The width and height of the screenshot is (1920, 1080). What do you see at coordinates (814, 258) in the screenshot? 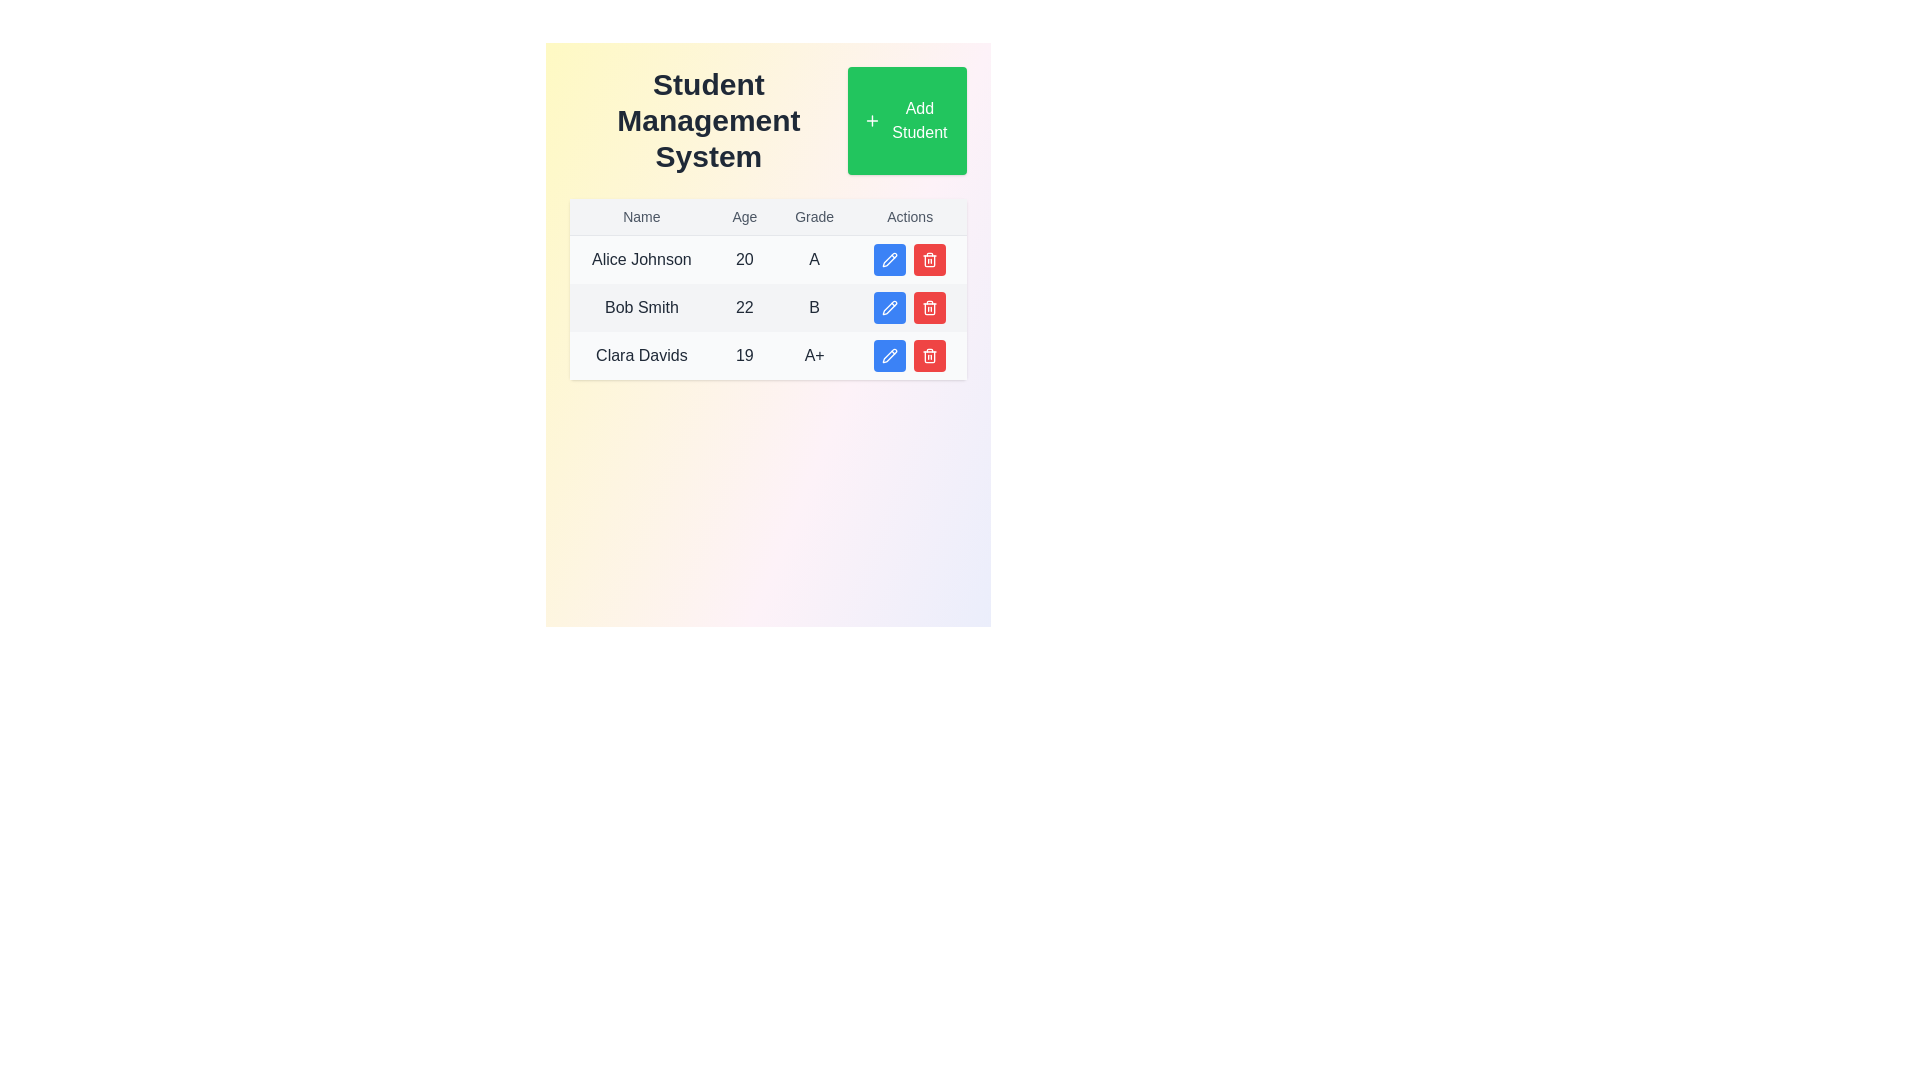
I see `the text element displaying 'A' in gray color, located in the 'Grade' column under the 'Alice Johnson' entry in the table` at bounding box center [814, 258].